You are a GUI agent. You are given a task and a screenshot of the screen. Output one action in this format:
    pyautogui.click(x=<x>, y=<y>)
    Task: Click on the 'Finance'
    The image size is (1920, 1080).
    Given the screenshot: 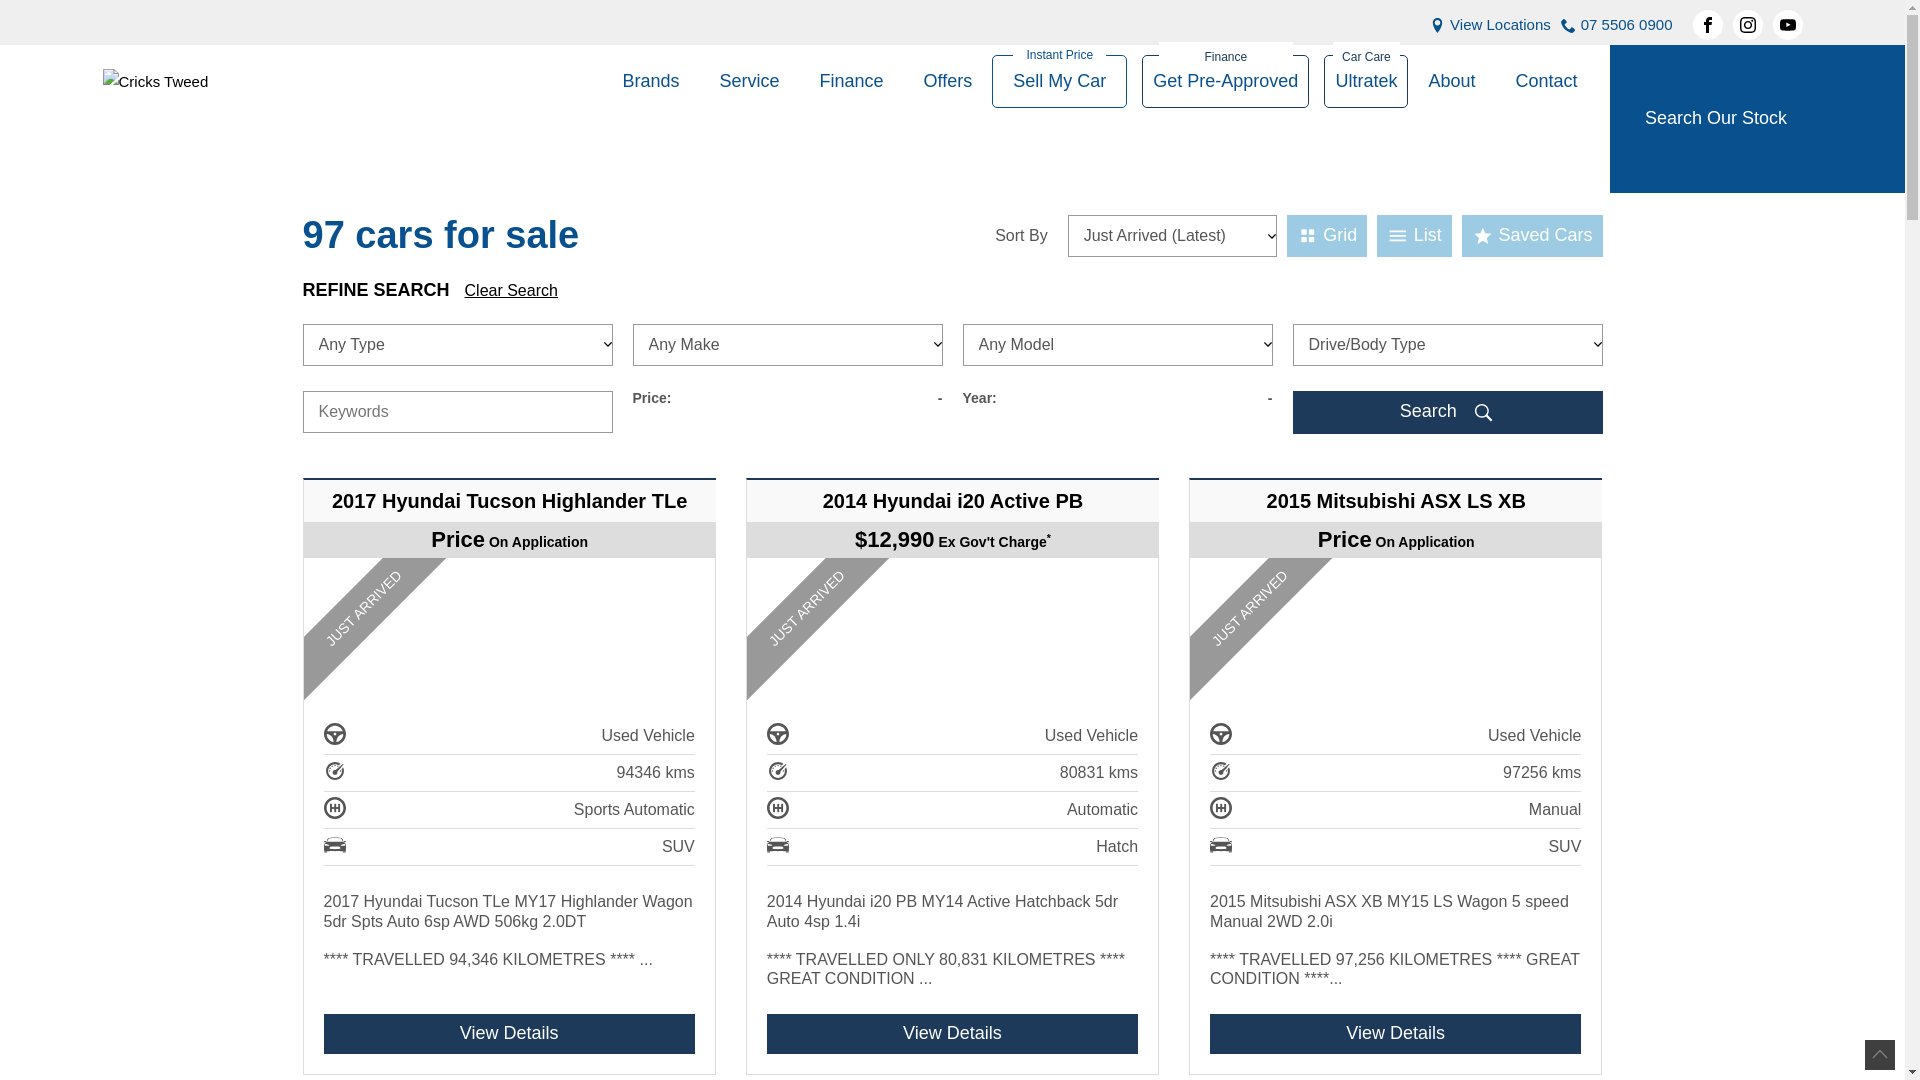 What is the action you would take?
    pyautogui.click(x=800, y=80)
    